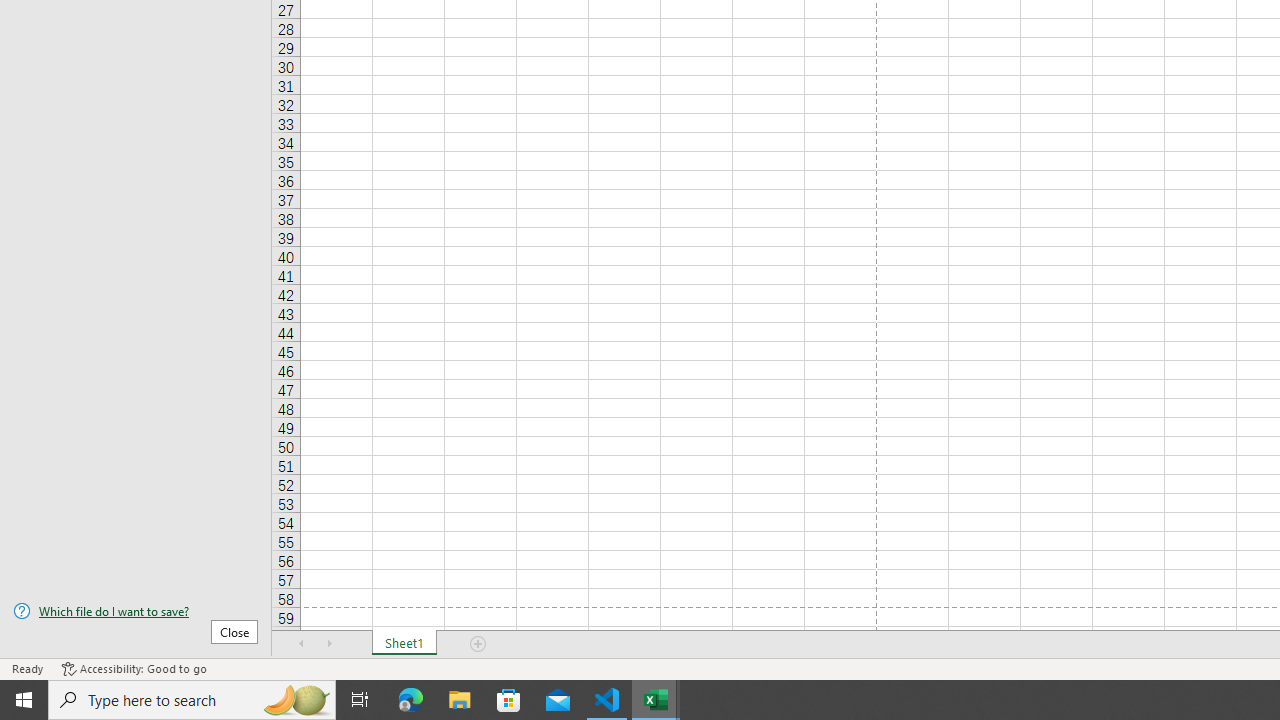 This screenshot has width=1280, height=720. What do you see at coordinates (606, 698) in the screenshot?
I see `'Visual Studio Code - 1 running window'` at bounding box center [606, 698].